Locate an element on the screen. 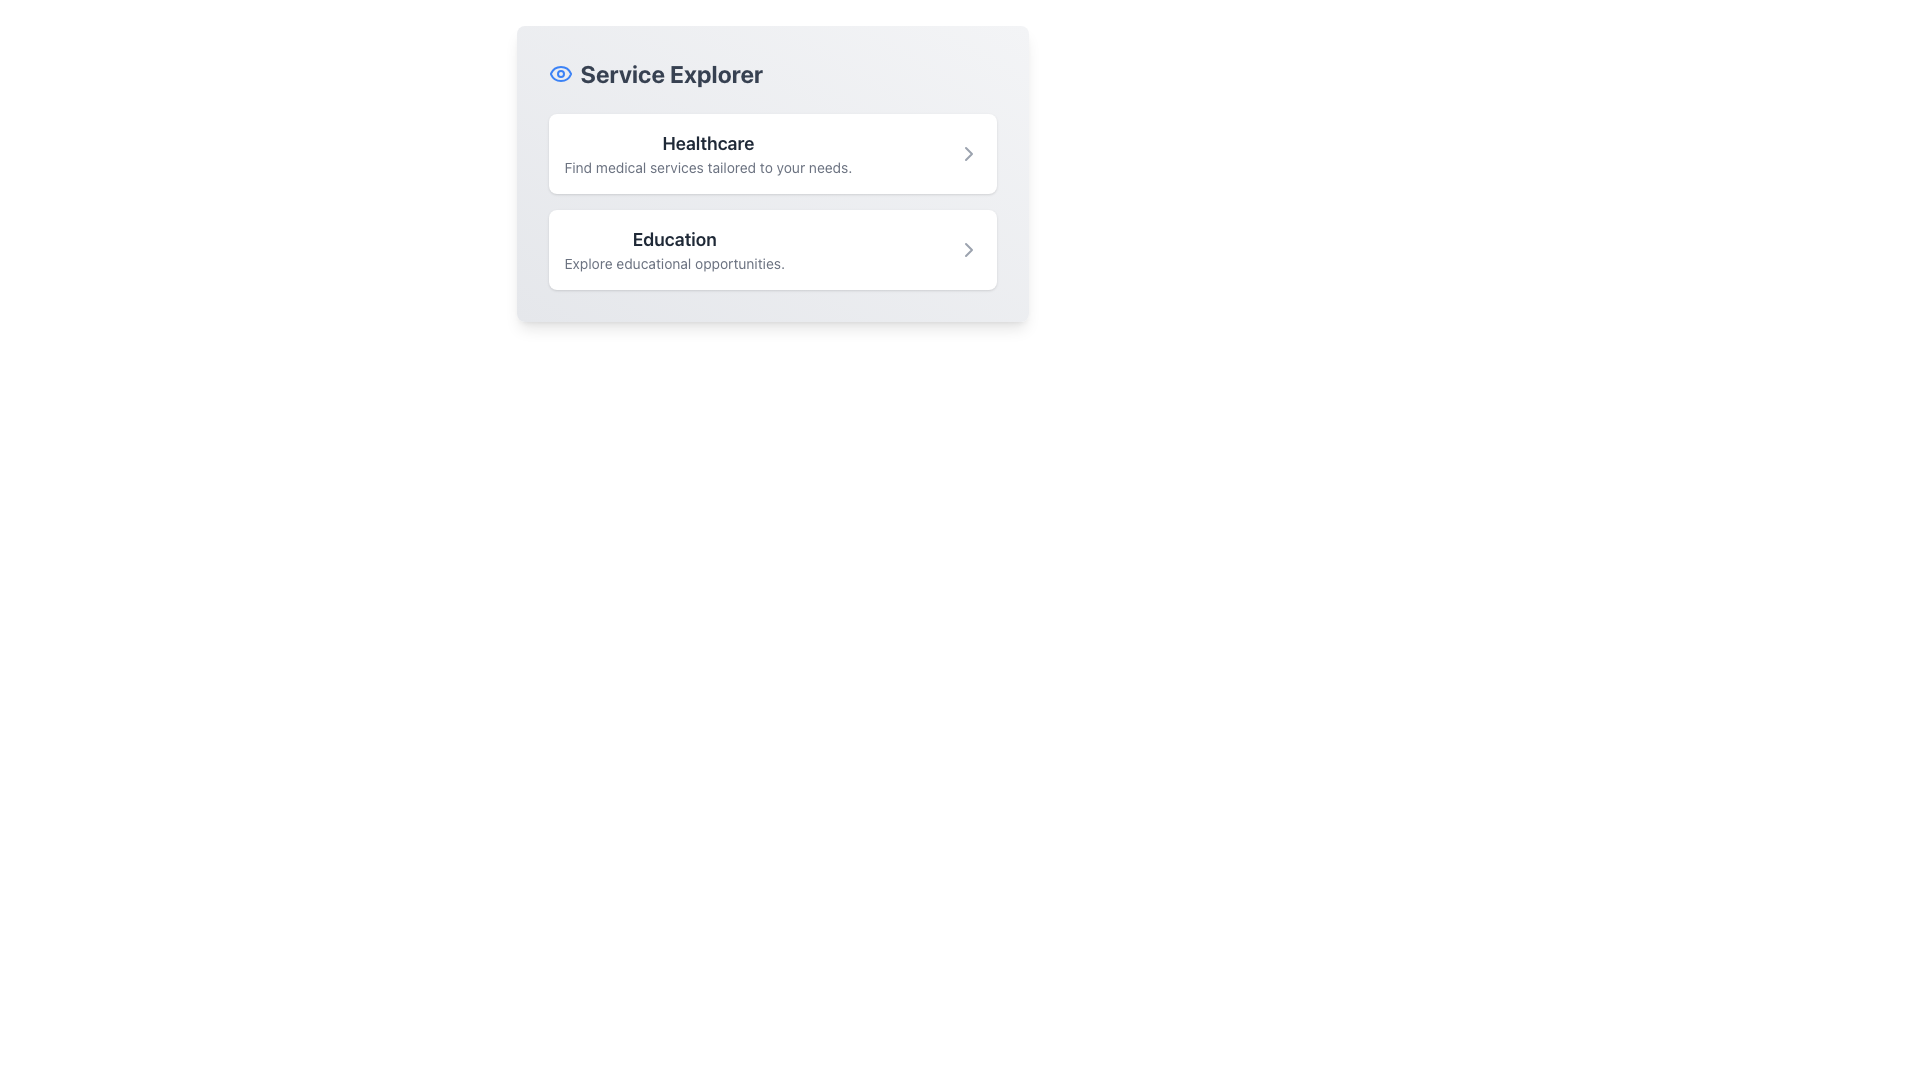 This screenshot has width=1920, height=1080. the 'Healthcare' header, which is styled in bold dark gray is located at coordinates (708, 142).